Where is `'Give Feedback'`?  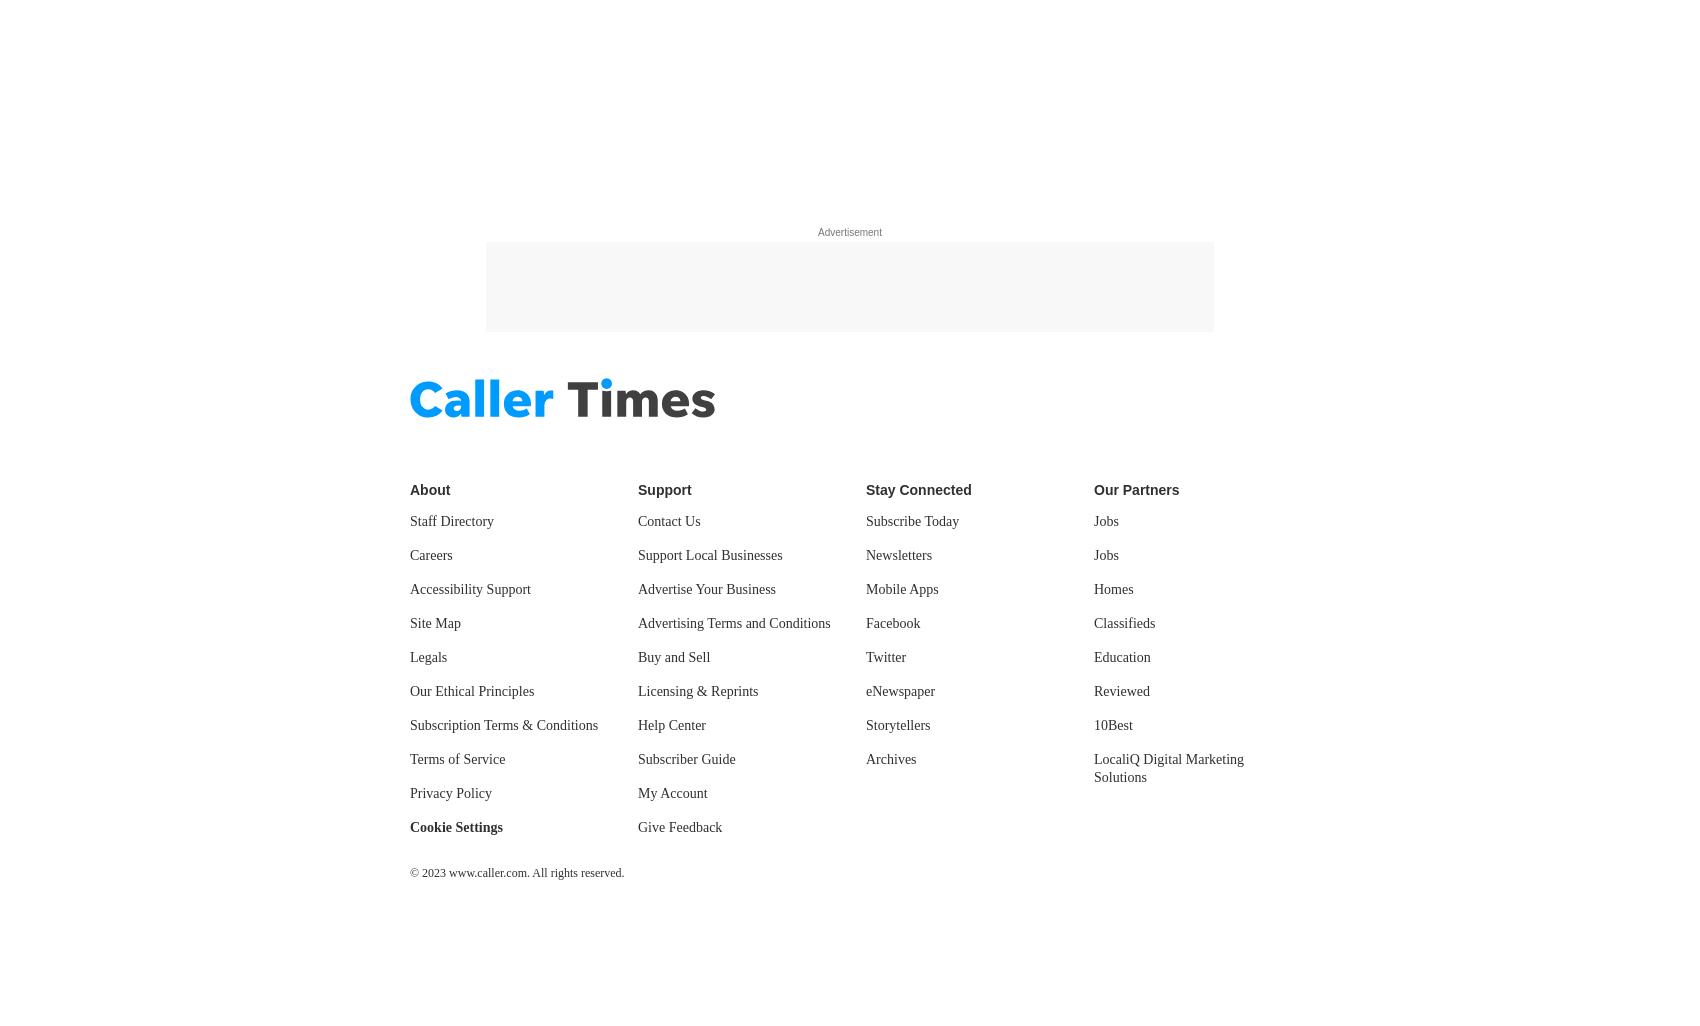 'Give Feedback' is located at coordinates (680, 827).